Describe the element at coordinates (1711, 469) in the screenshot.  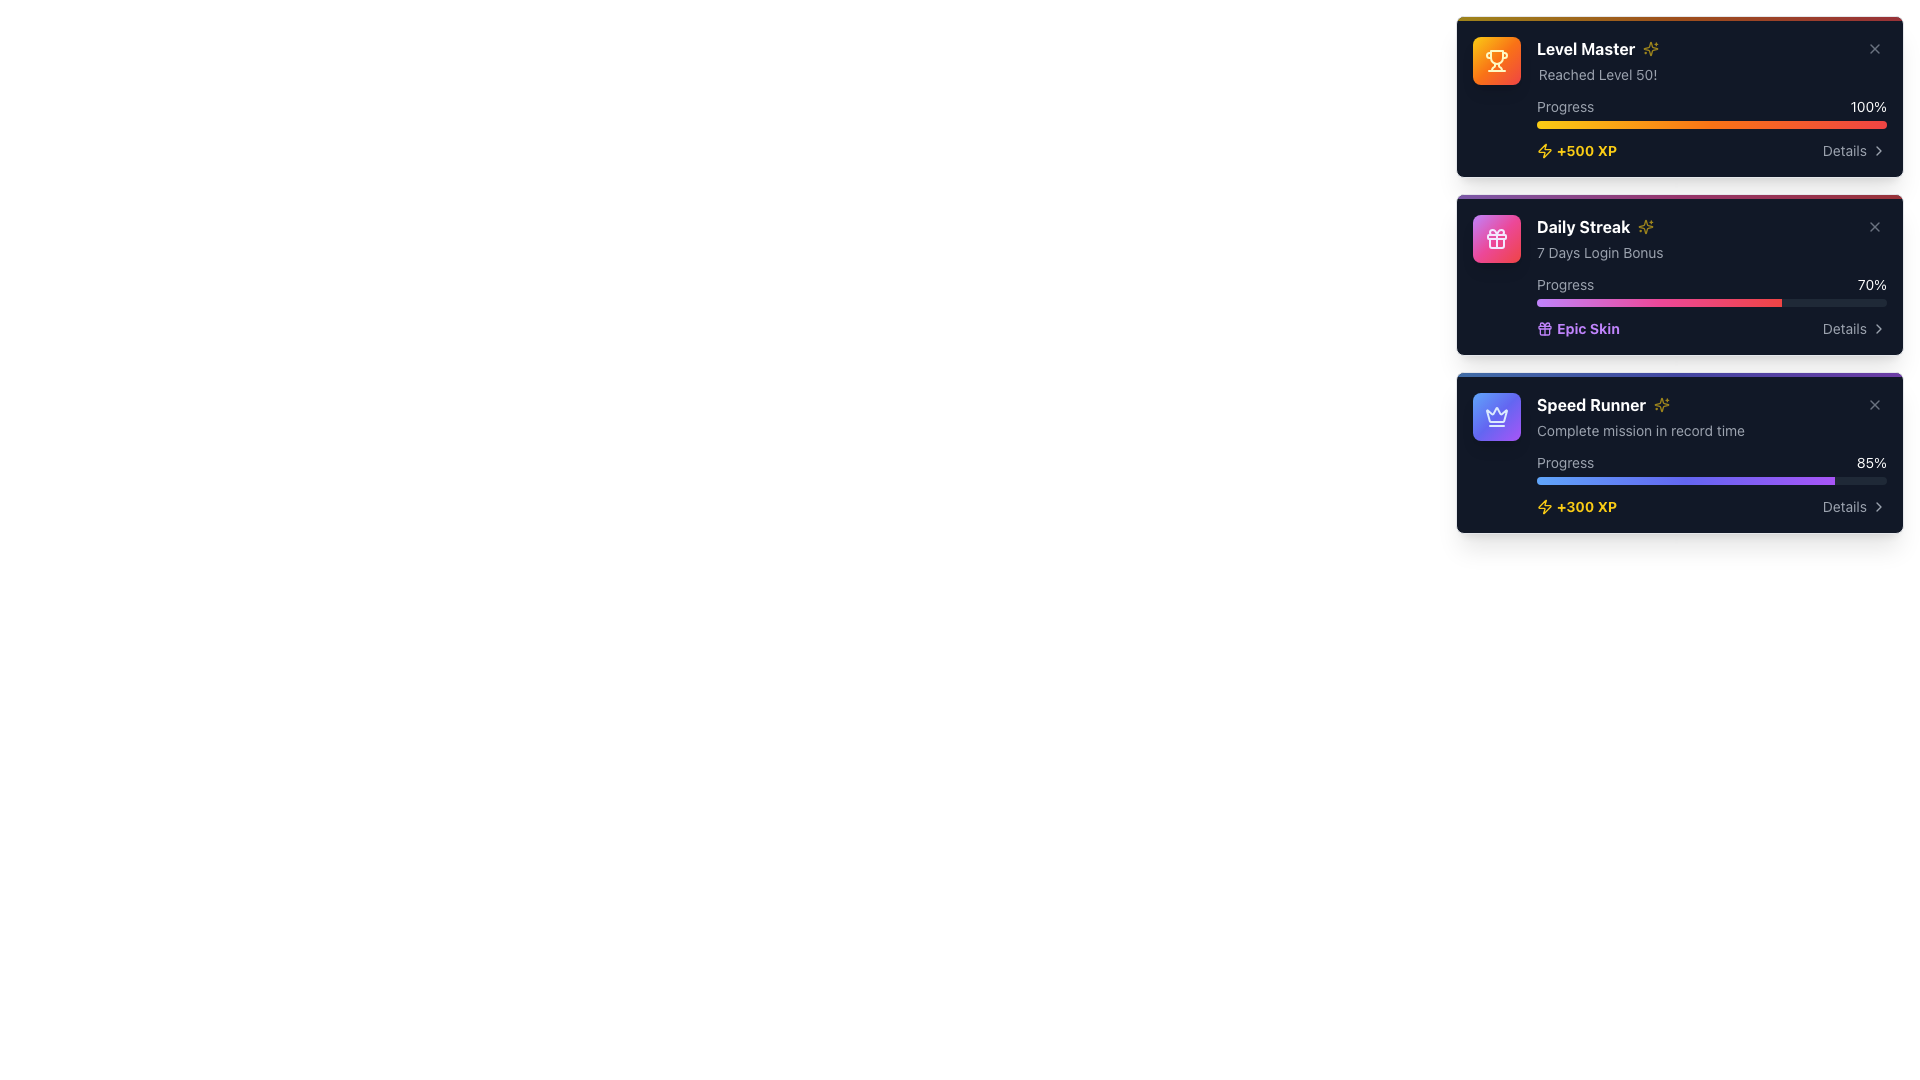
I see `the progress visually on the progress bar labeled 'Speed Runner - Complete mission in record time', which indicates 85% completion` at that location.